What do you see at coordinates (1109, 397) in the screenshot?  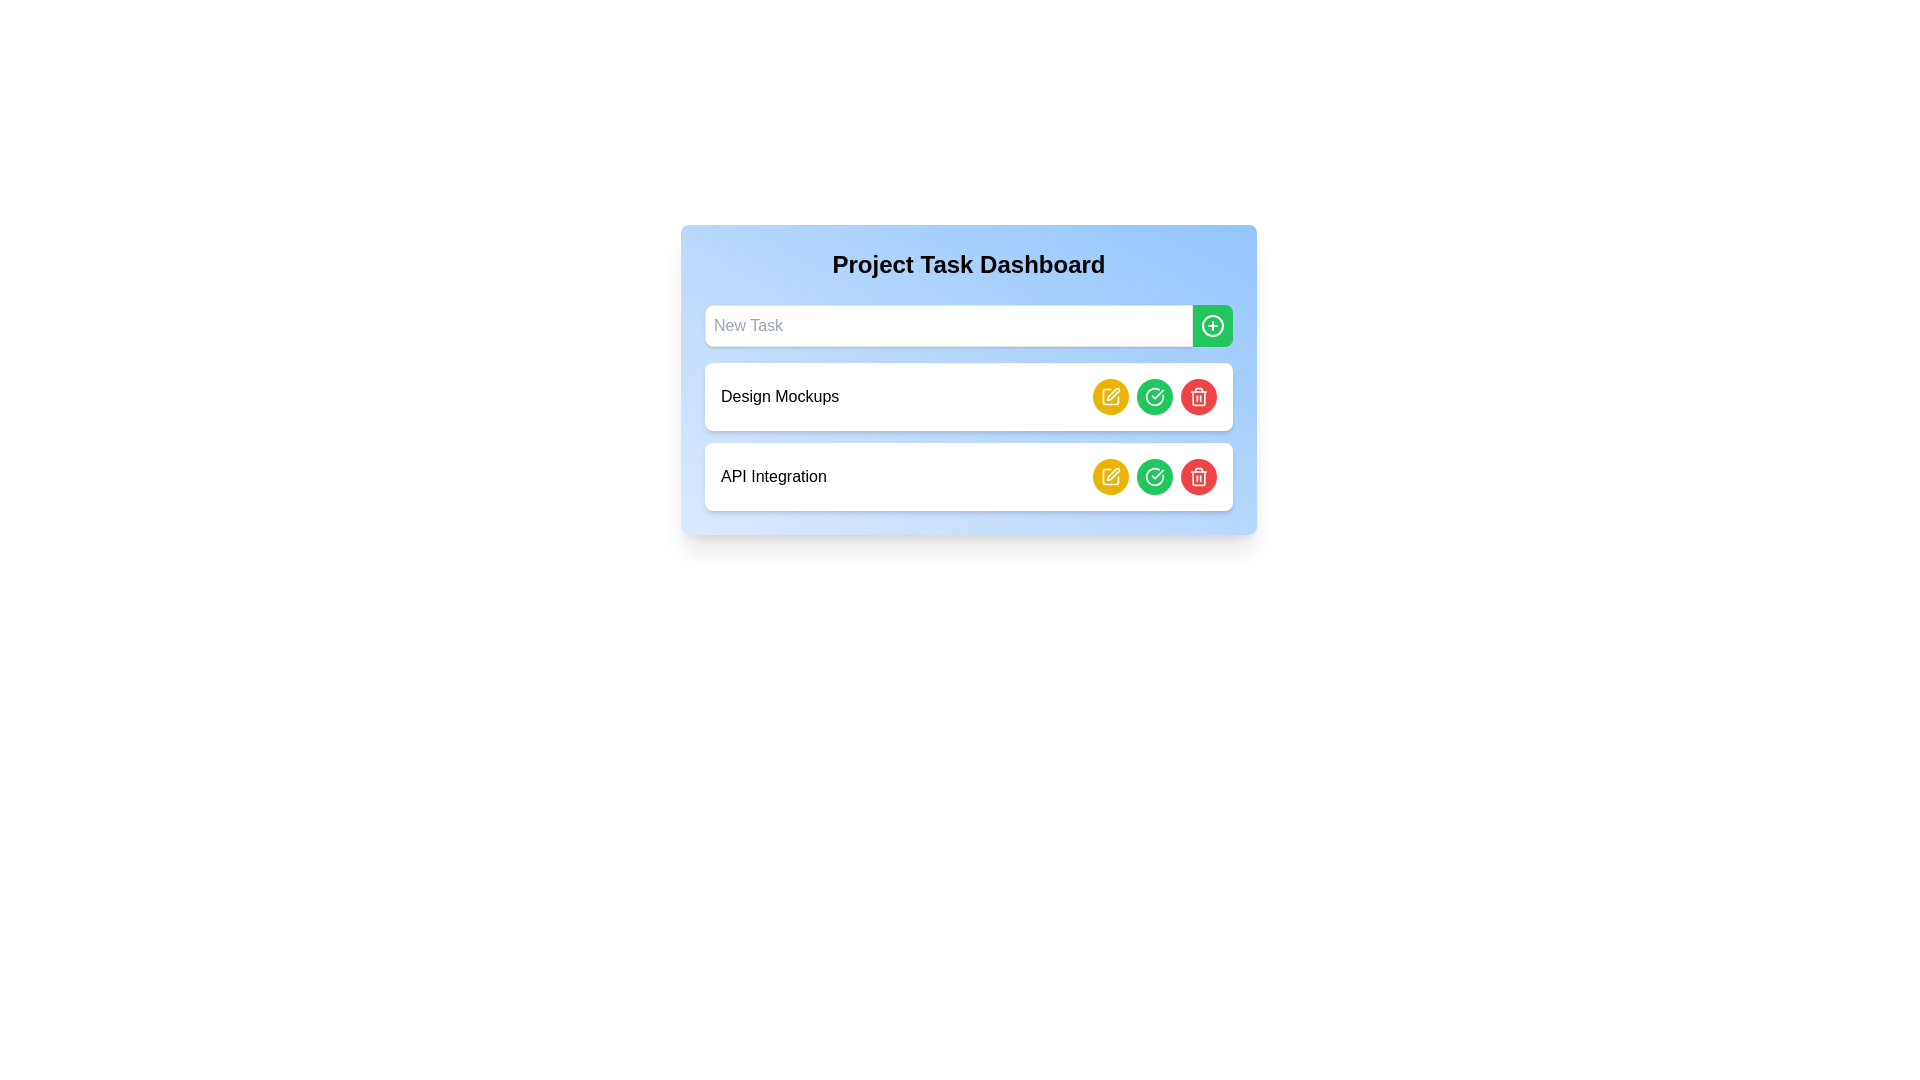 I see `the edit button associated with the task 'Design Mockups' located in the second row of the task list` at bounding box center [1109, 397].